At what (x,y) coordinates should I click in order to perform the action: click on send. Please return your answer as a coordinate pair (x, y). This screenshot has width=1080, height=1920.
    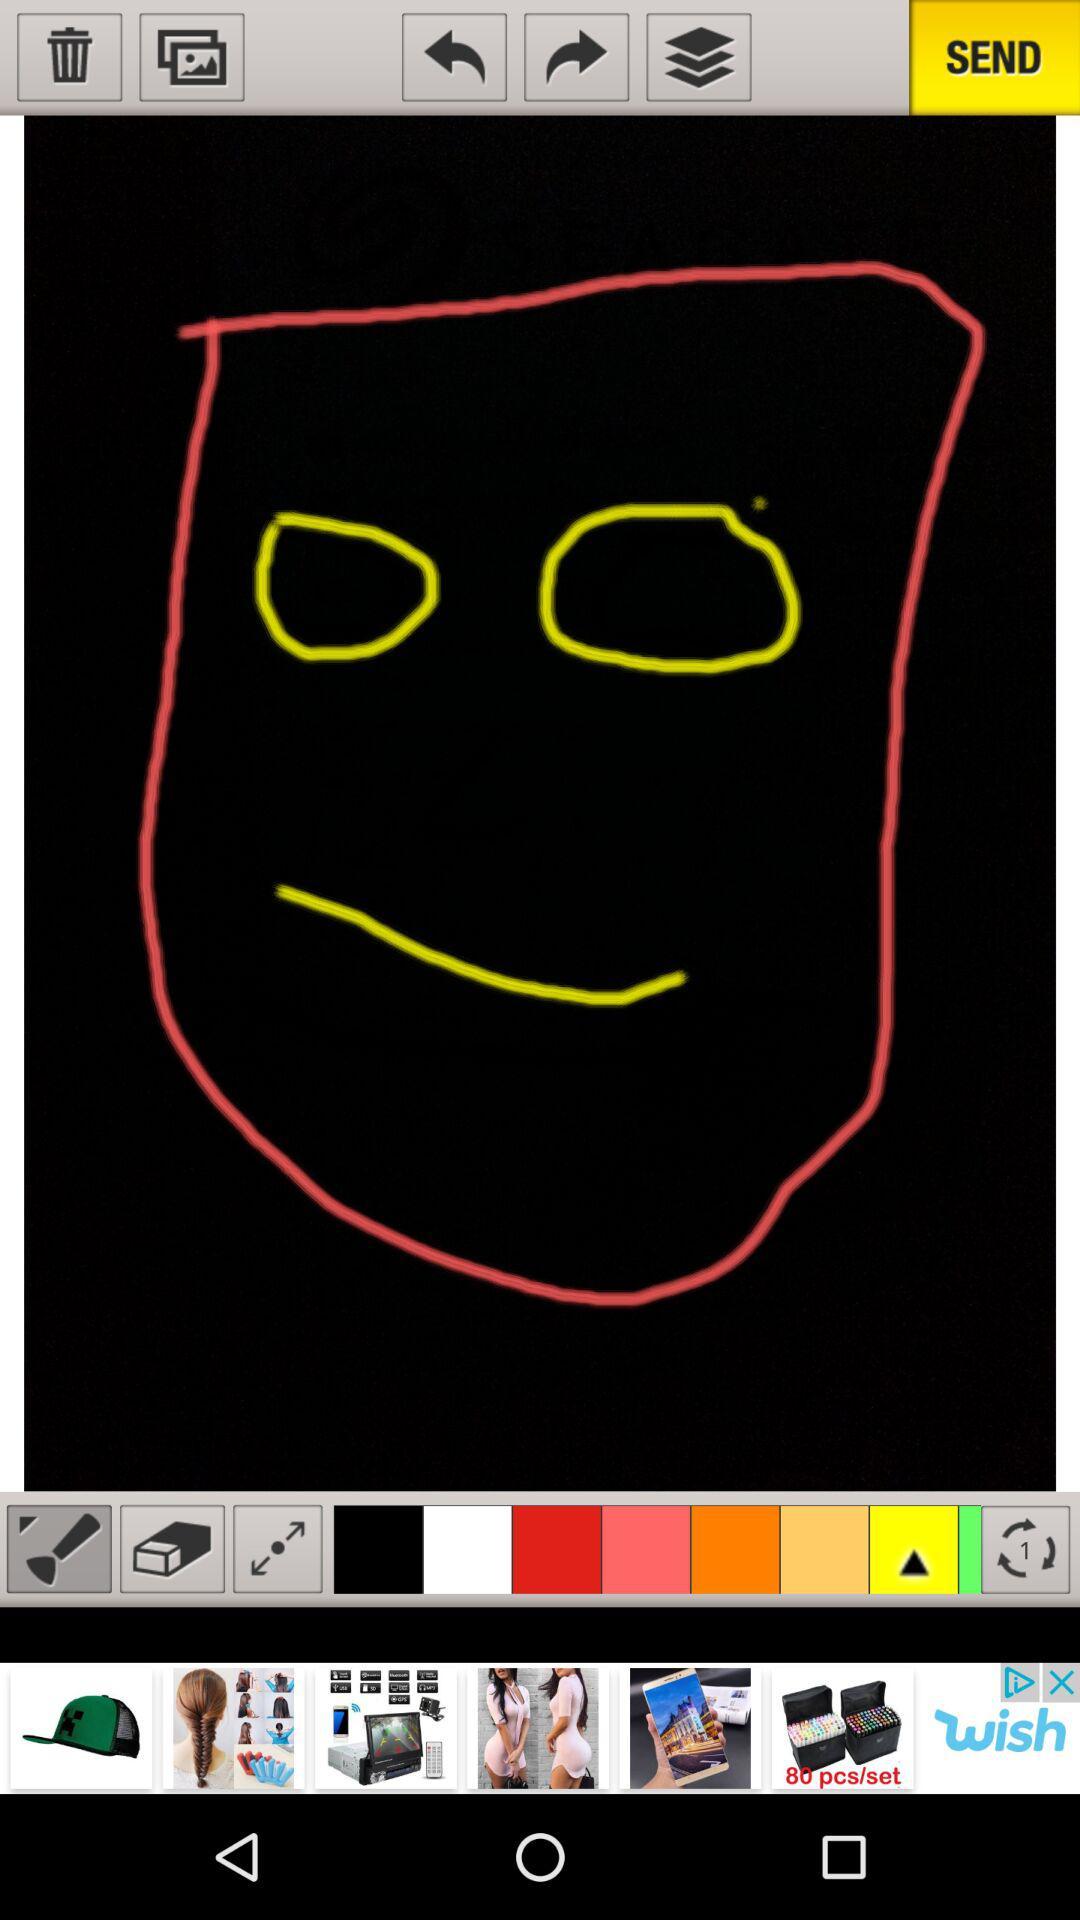
    Looking at the image, I should click on (994, 57).